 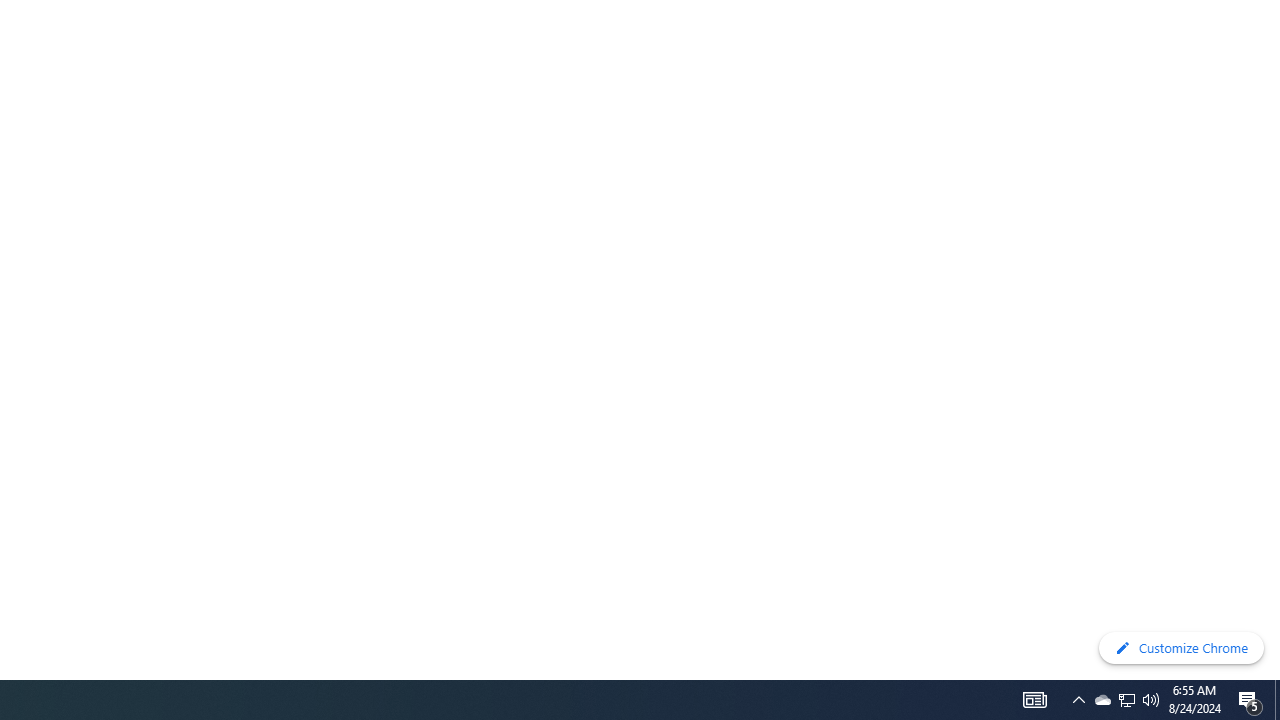 I want to click on 'Customize Chrome', so click(x=1181, y=648).